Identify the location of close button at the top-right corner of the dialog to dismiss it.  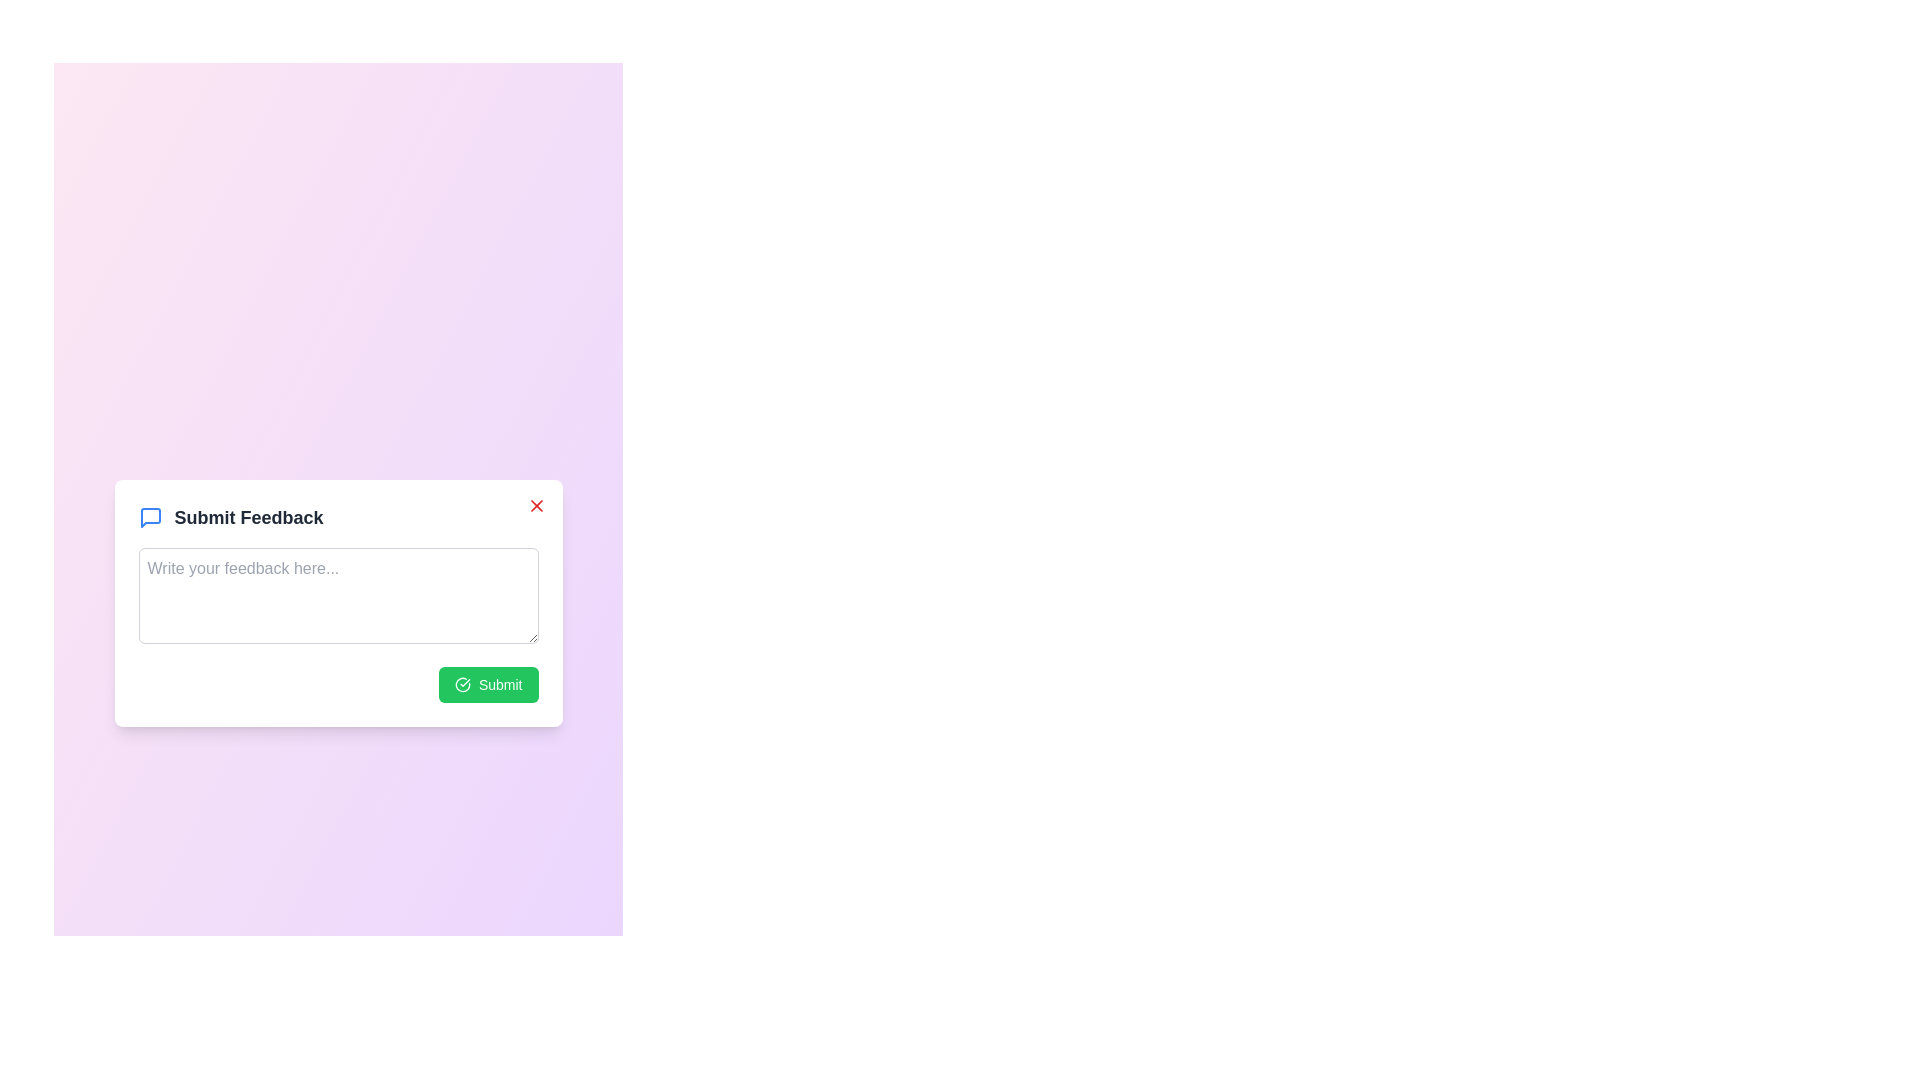
(536, 504).